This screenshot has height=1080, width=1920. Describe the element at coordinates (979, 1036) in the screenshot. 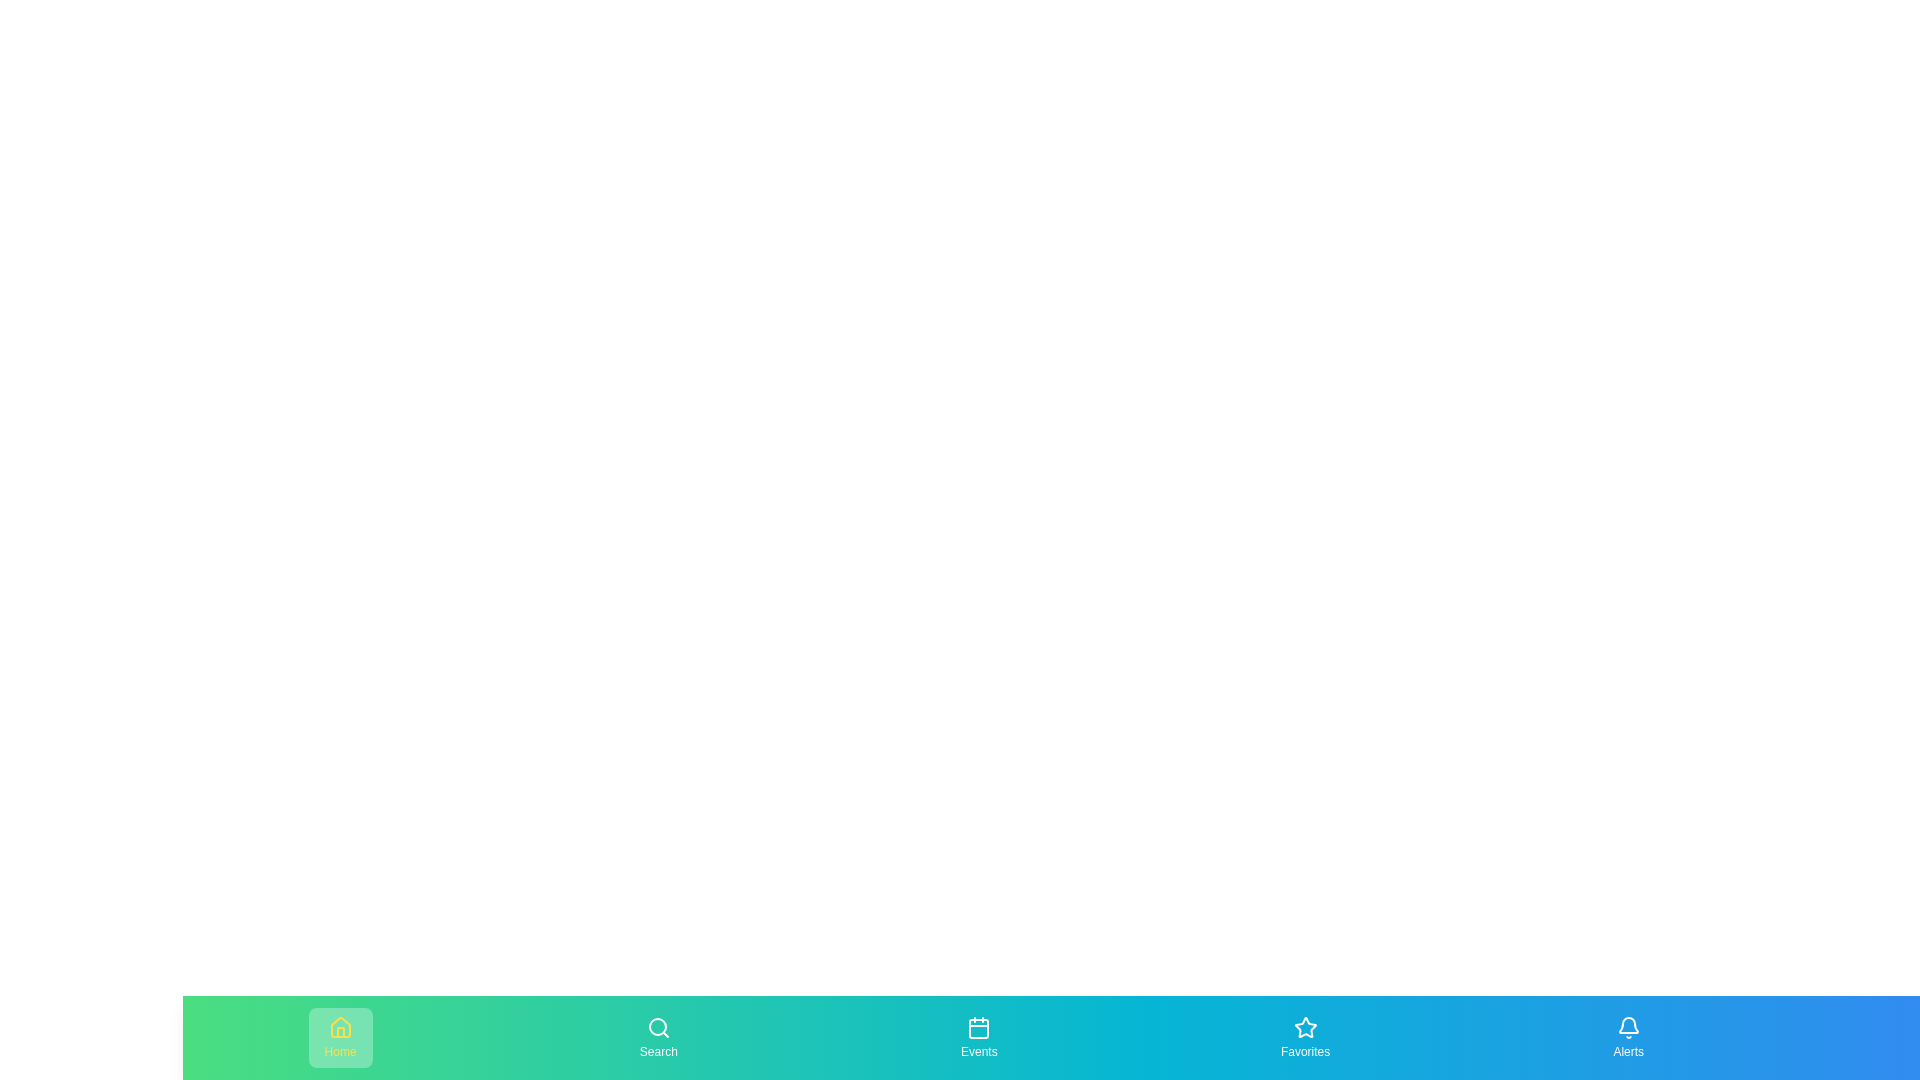

I see `the navigation item labeled Events to preview its effect` at that location.